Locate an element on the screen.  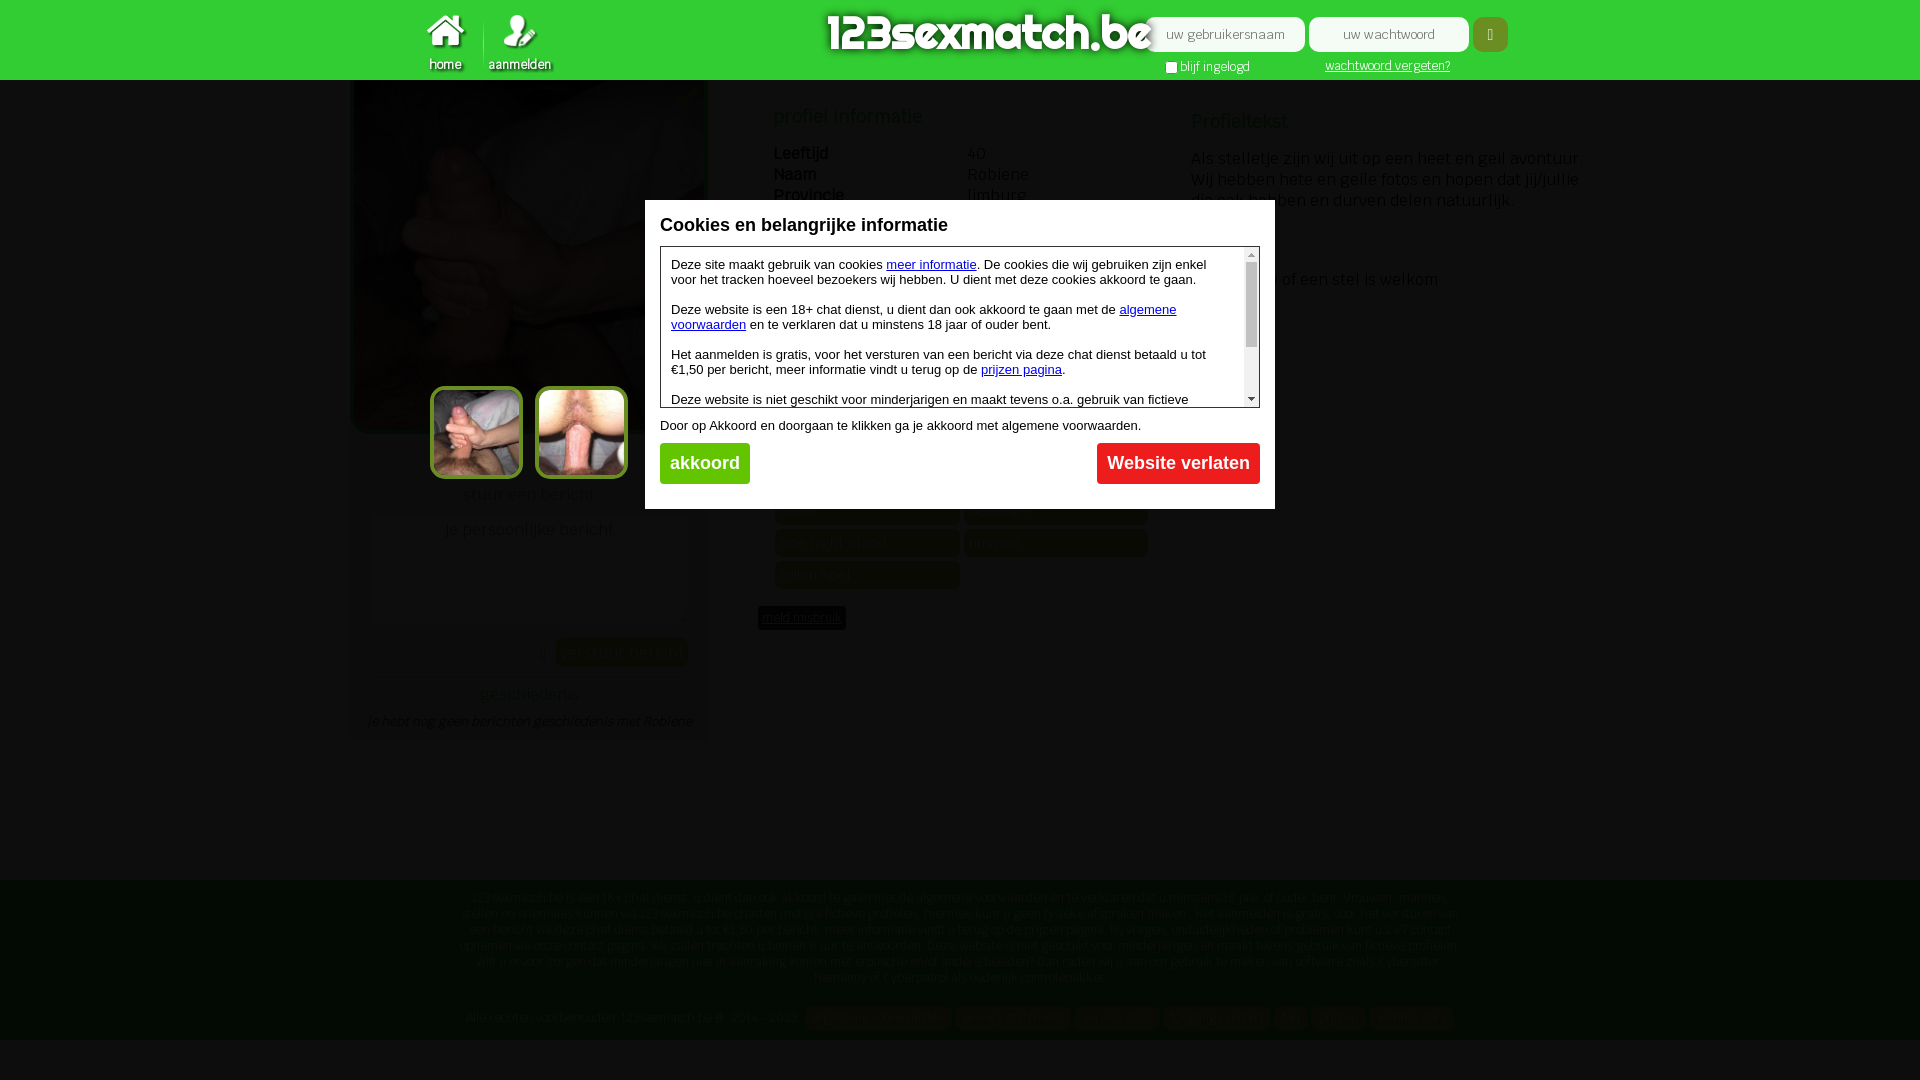
'bondage' is located at coordinates (1055, 509).